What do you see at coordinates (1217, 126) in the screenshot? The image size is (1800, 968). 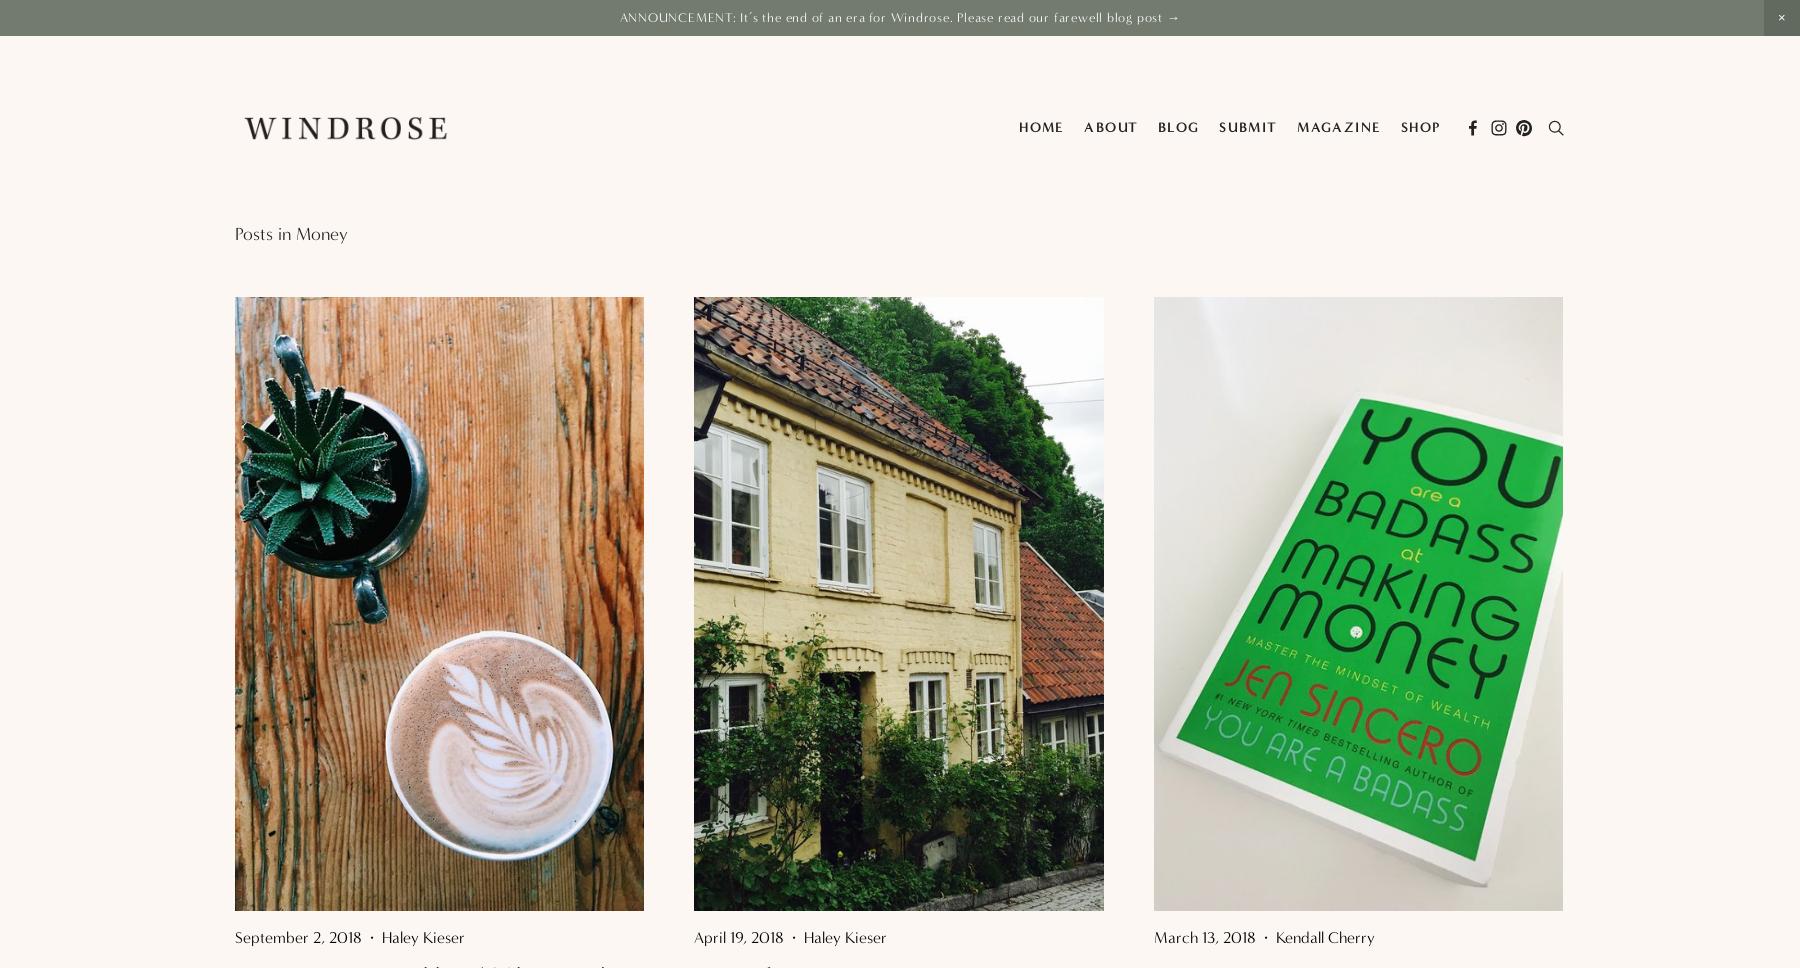 I see `'Submit'` at bounding box center [1217, 126].